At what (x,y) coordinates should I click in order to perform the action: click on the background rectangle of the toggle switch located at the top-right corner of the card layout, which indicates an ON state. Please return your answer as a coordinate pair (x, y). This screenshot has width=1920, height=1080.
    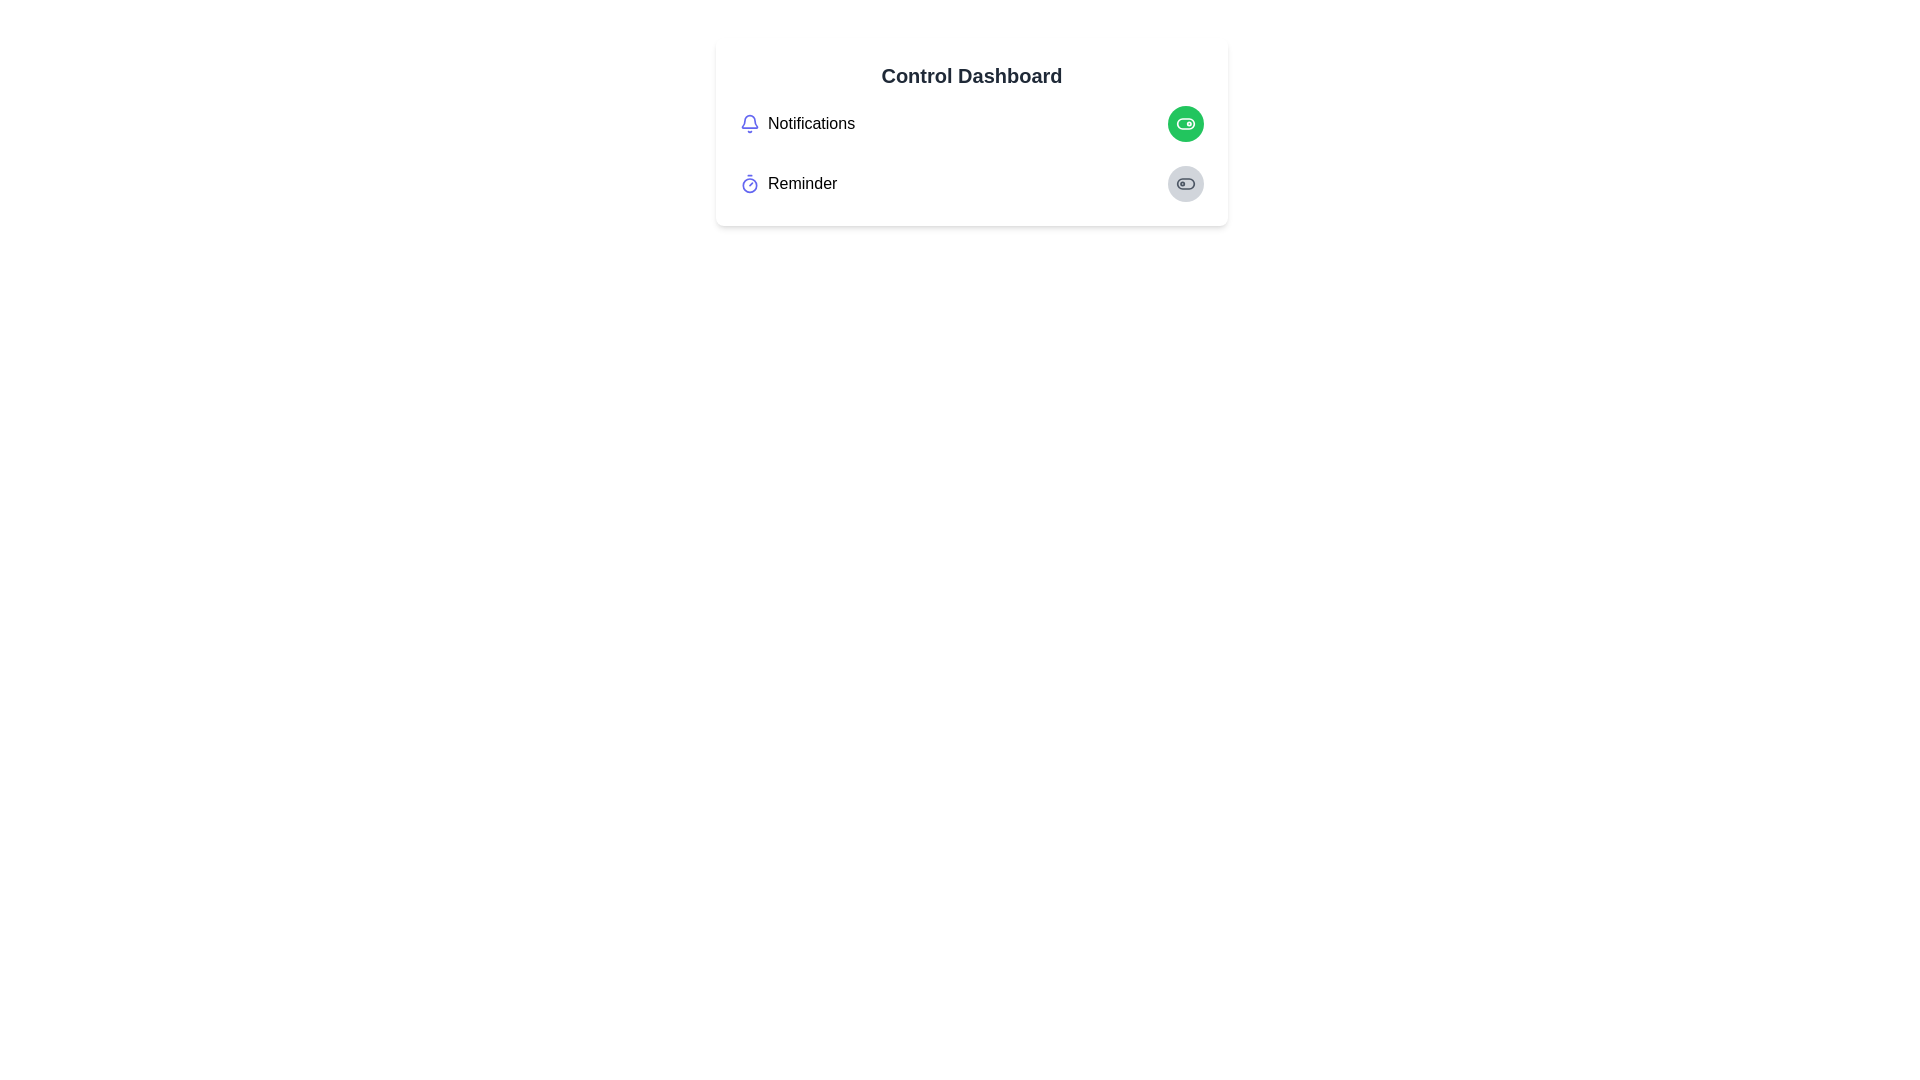
    Looking at the image, I should click on (1185, 123).